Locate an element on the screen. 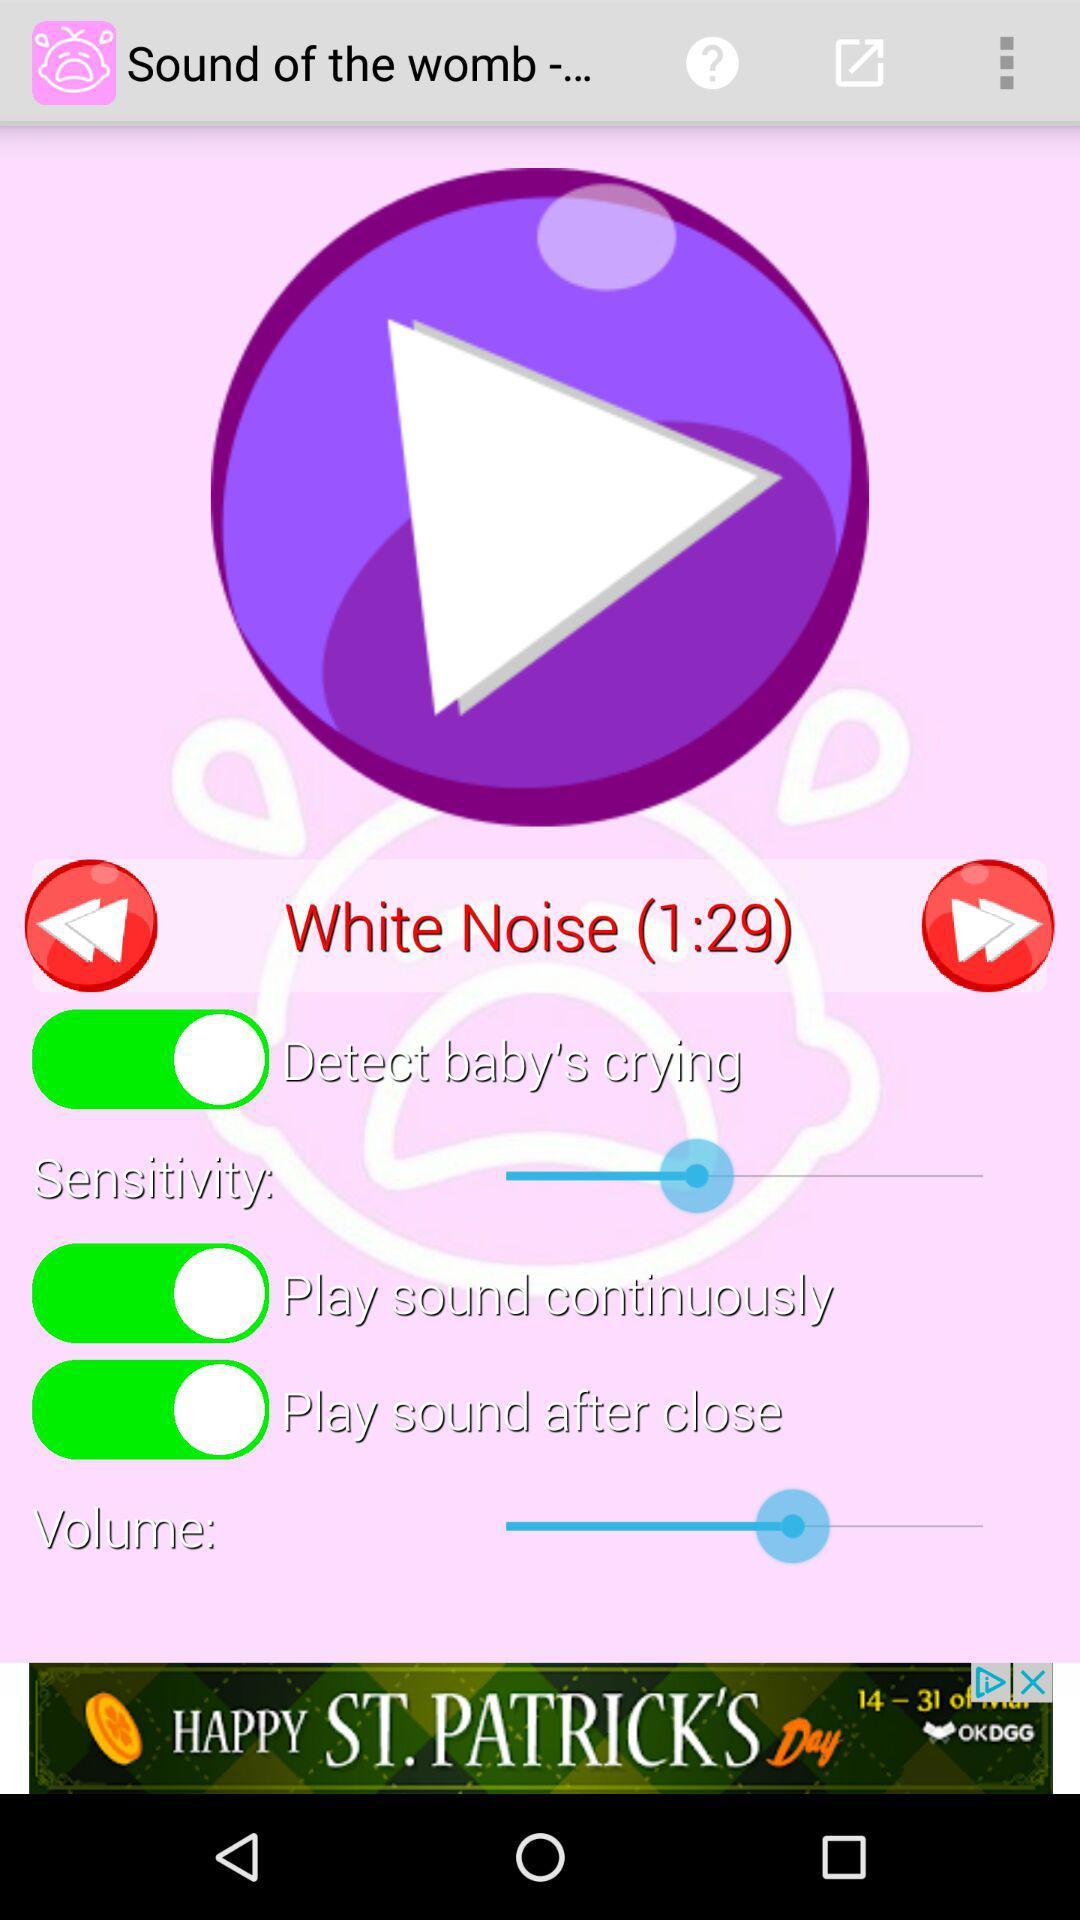 Image resolution: width=1080 pixels, height=1920 pixels. next page is located at coordinates (987, 924).